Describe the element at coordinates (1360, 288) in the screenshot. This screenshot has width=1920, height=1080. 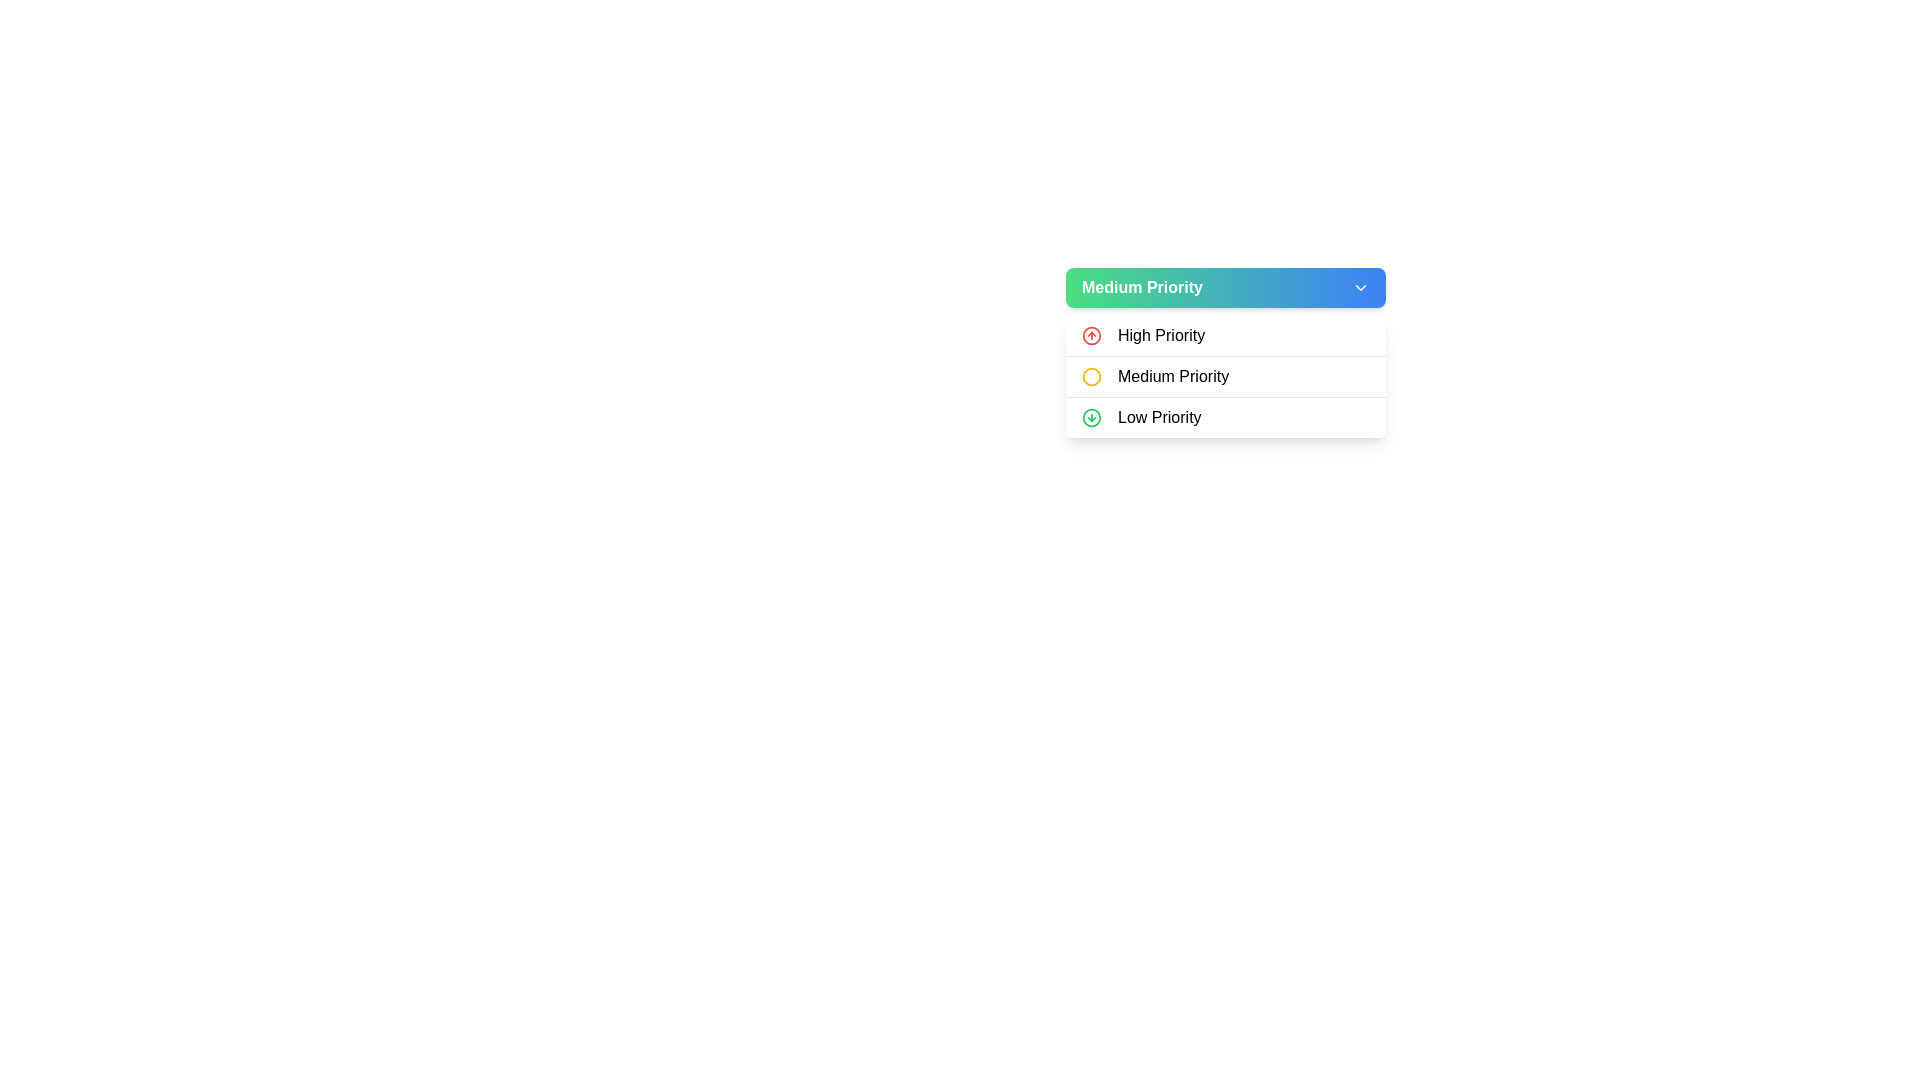
I see `the downward-pointing chevron icon on the far-right side of the 'Medium Priority' bar` at that location.